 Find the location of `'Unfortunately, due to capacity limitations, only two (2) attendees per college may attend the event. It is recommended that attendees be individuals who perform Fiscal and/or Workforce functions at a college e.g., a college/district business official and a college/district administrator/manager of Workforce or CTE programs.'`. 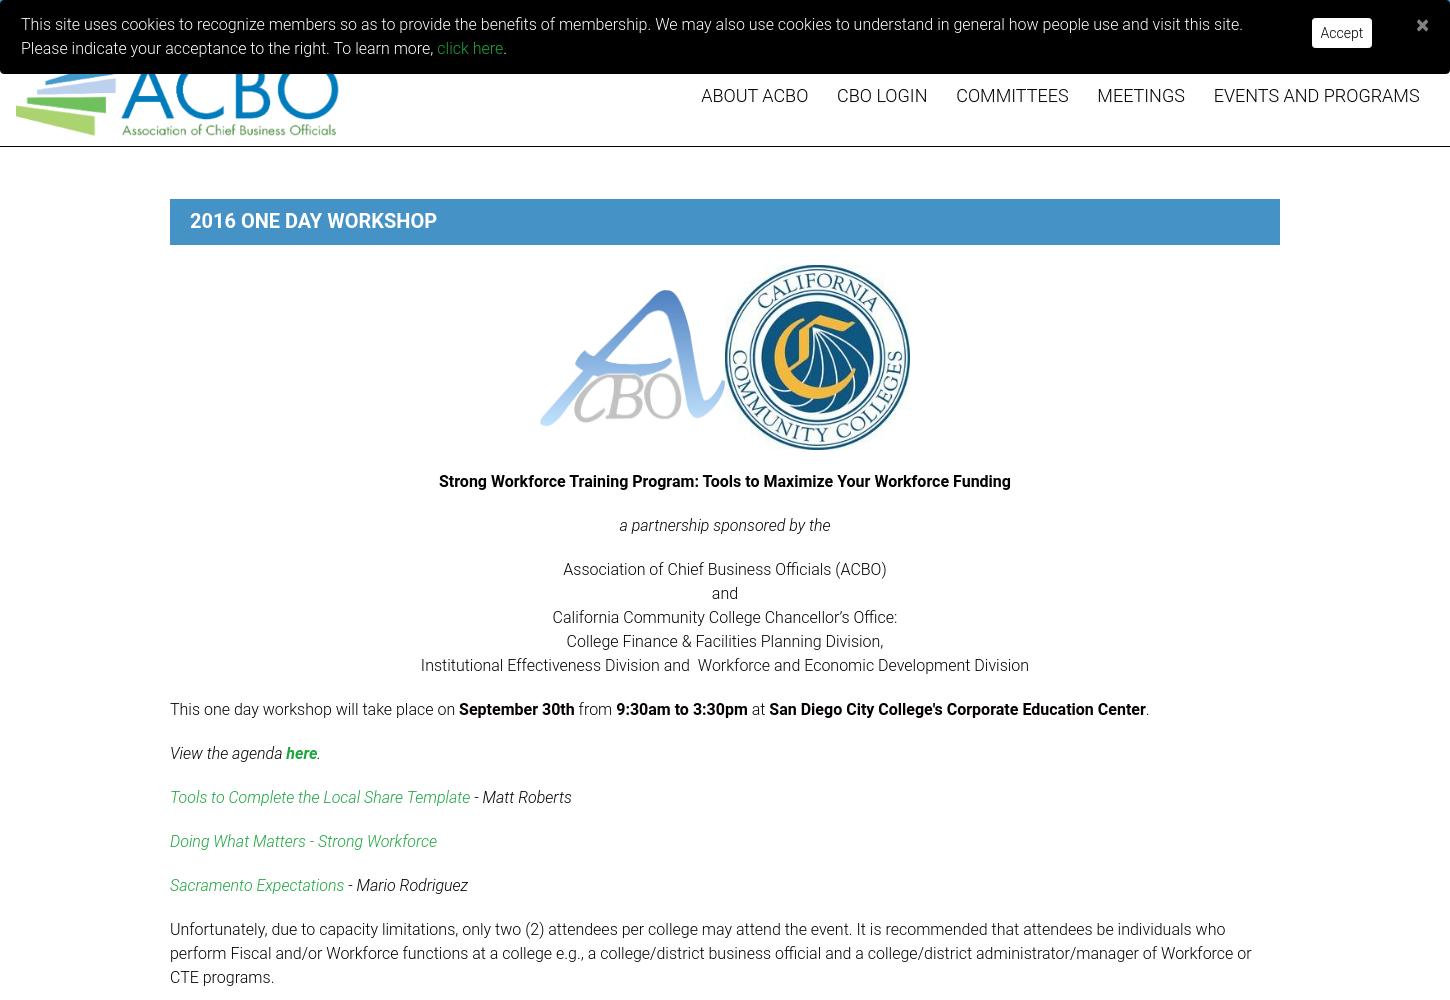

'Unfortunately, due to capacity limitations, only two (2) attendees per college may attend the event. It is recommended that attendees be individuals who perform Fiscal and/or Workforce functions at a college e.g., a college/district business official and a college/district administrator/manager of Workforce or CTE programs.' is located at coordinates (709, 952).